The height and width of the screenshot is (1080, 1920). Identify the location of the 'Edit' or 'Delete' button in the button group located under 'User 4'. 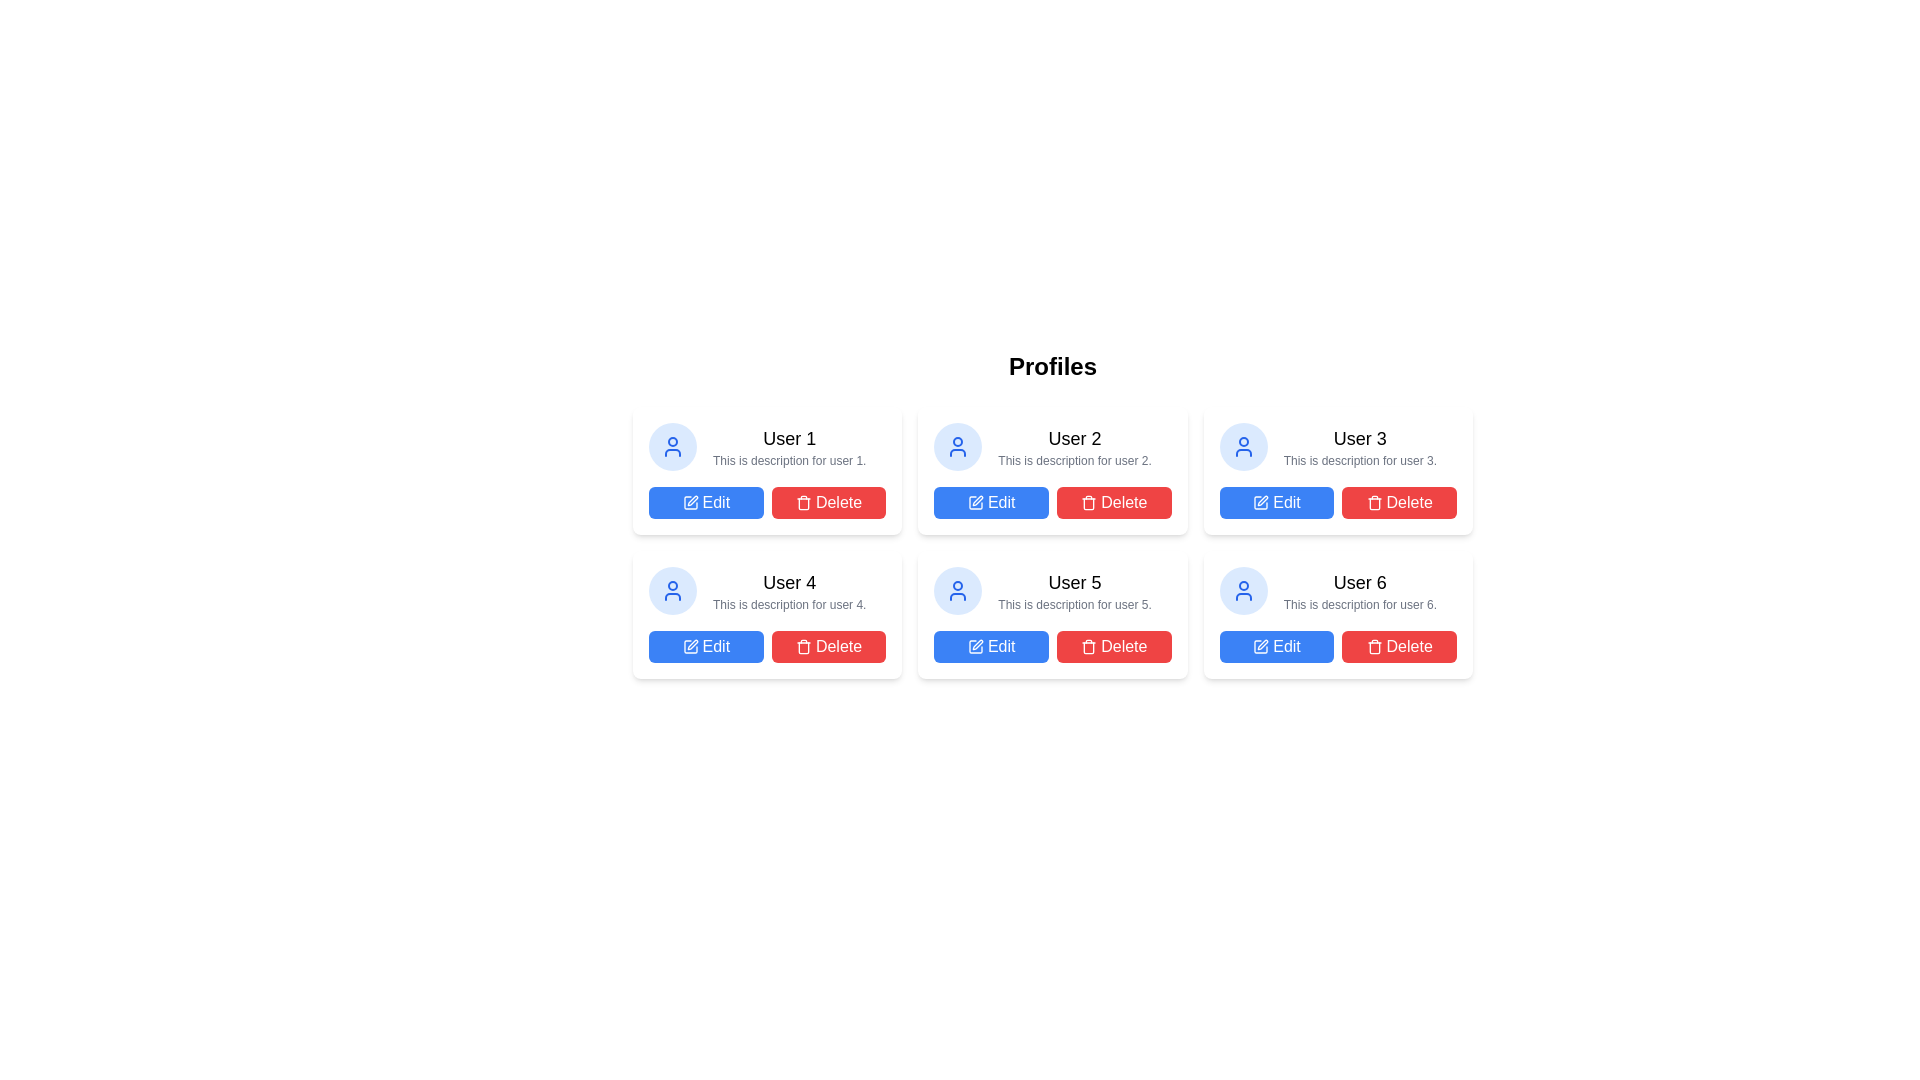
(766, 647).